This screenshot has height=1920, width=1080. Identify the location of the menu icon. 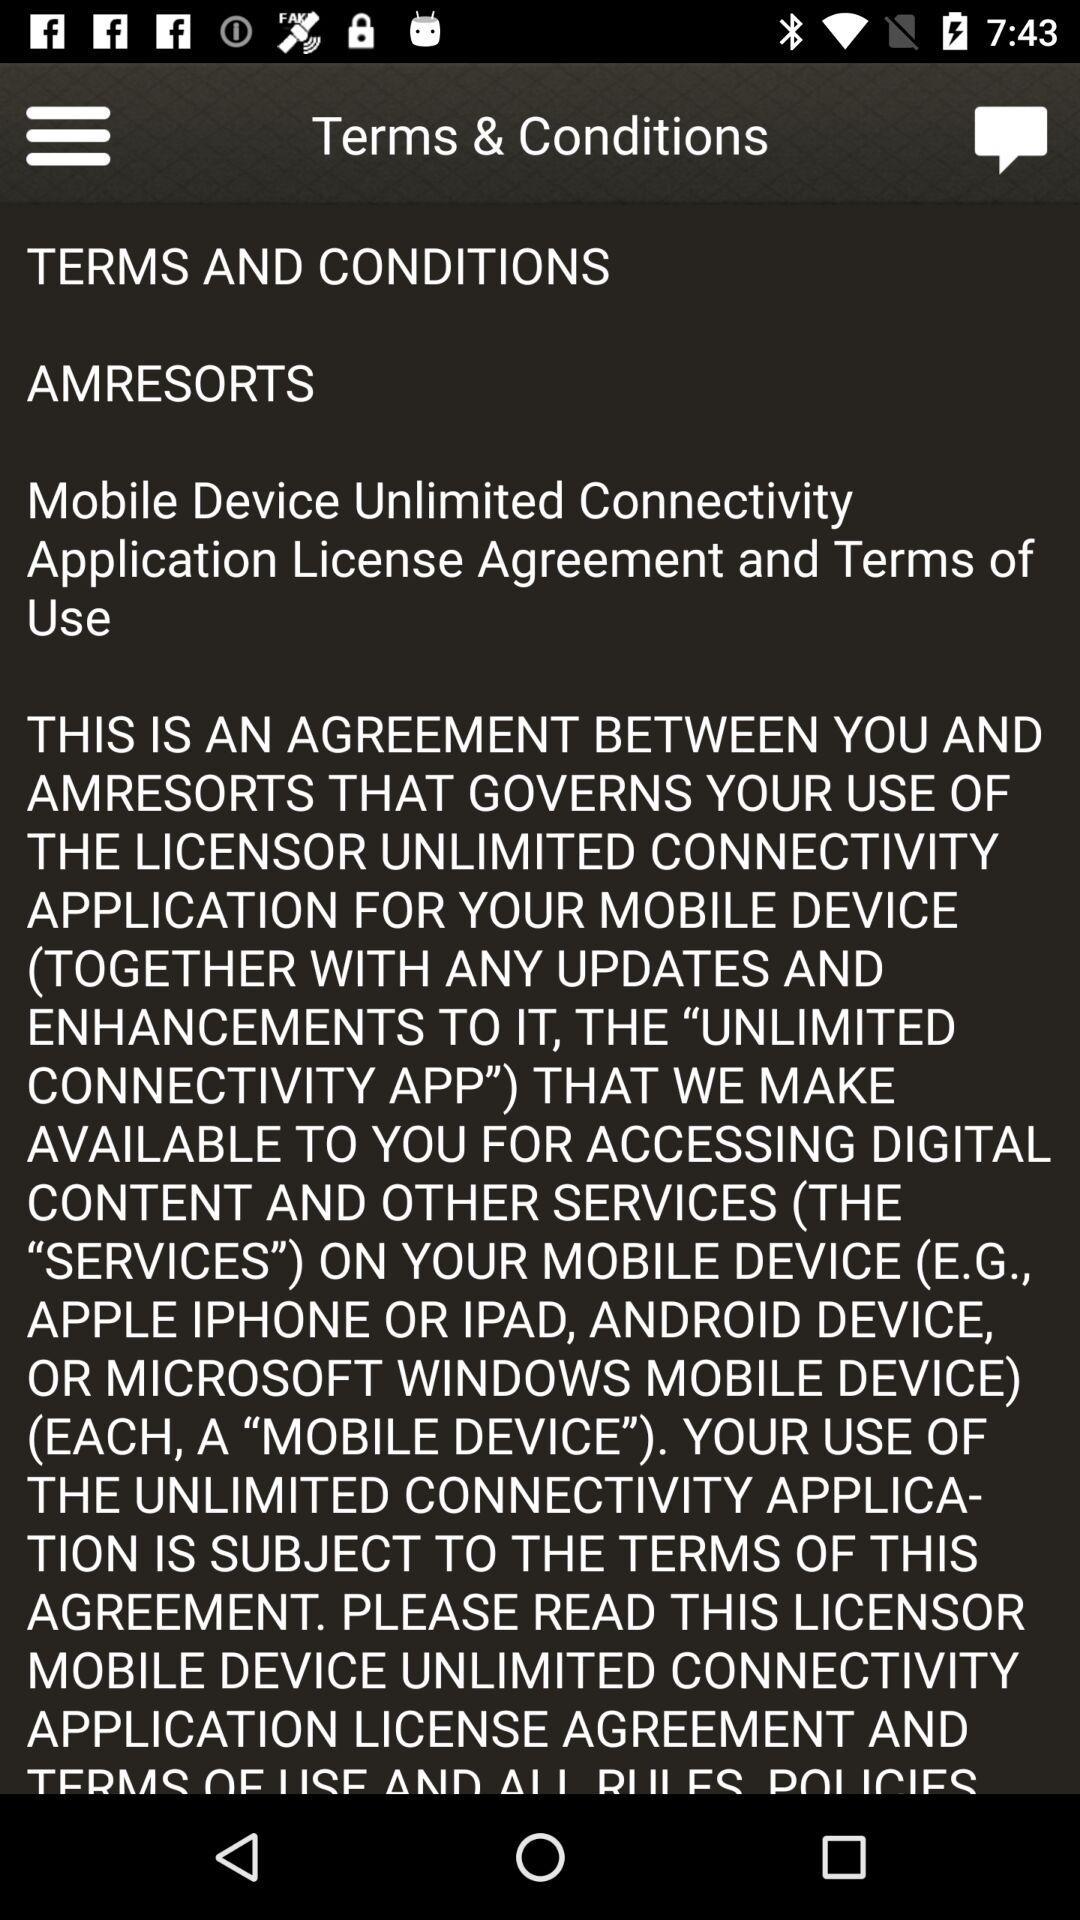
(67, 132).